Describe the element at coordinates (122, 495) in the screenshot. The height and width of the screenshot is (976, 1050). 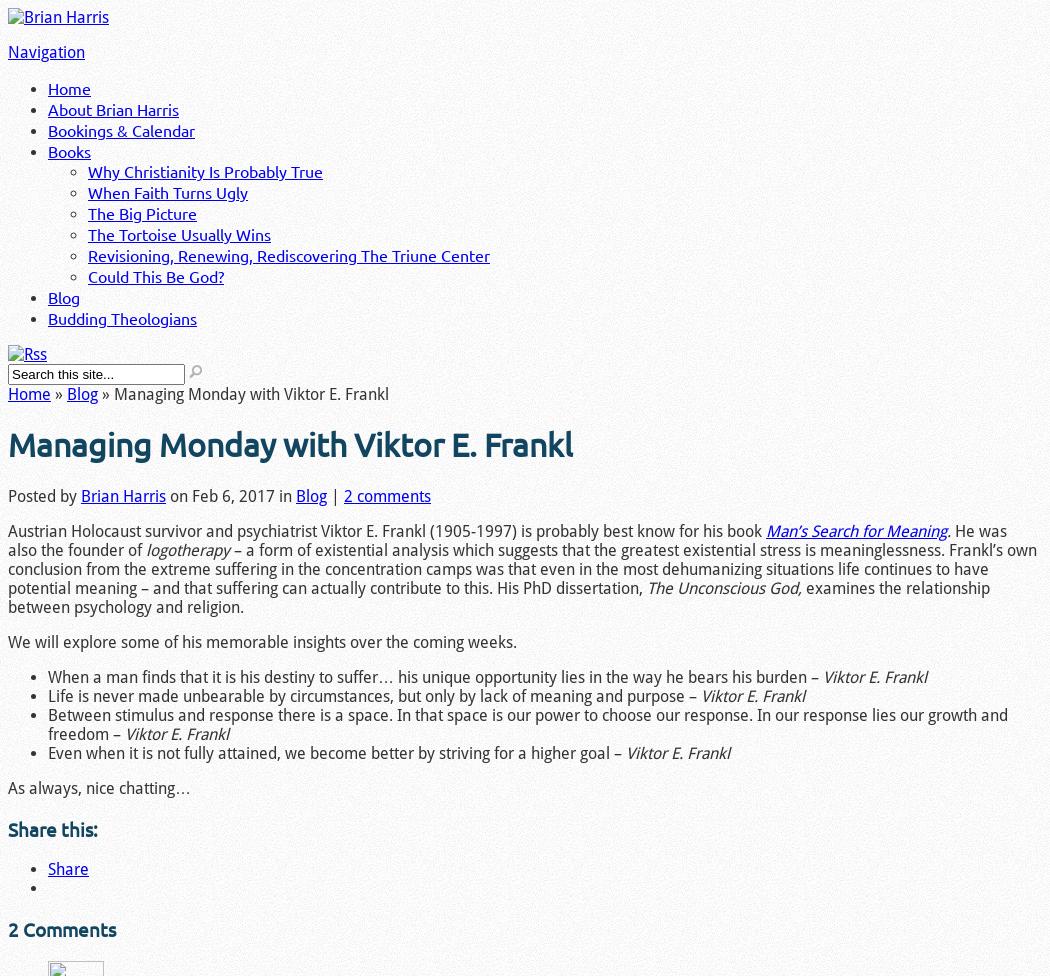
I see `'Brian Harris'` at that location.